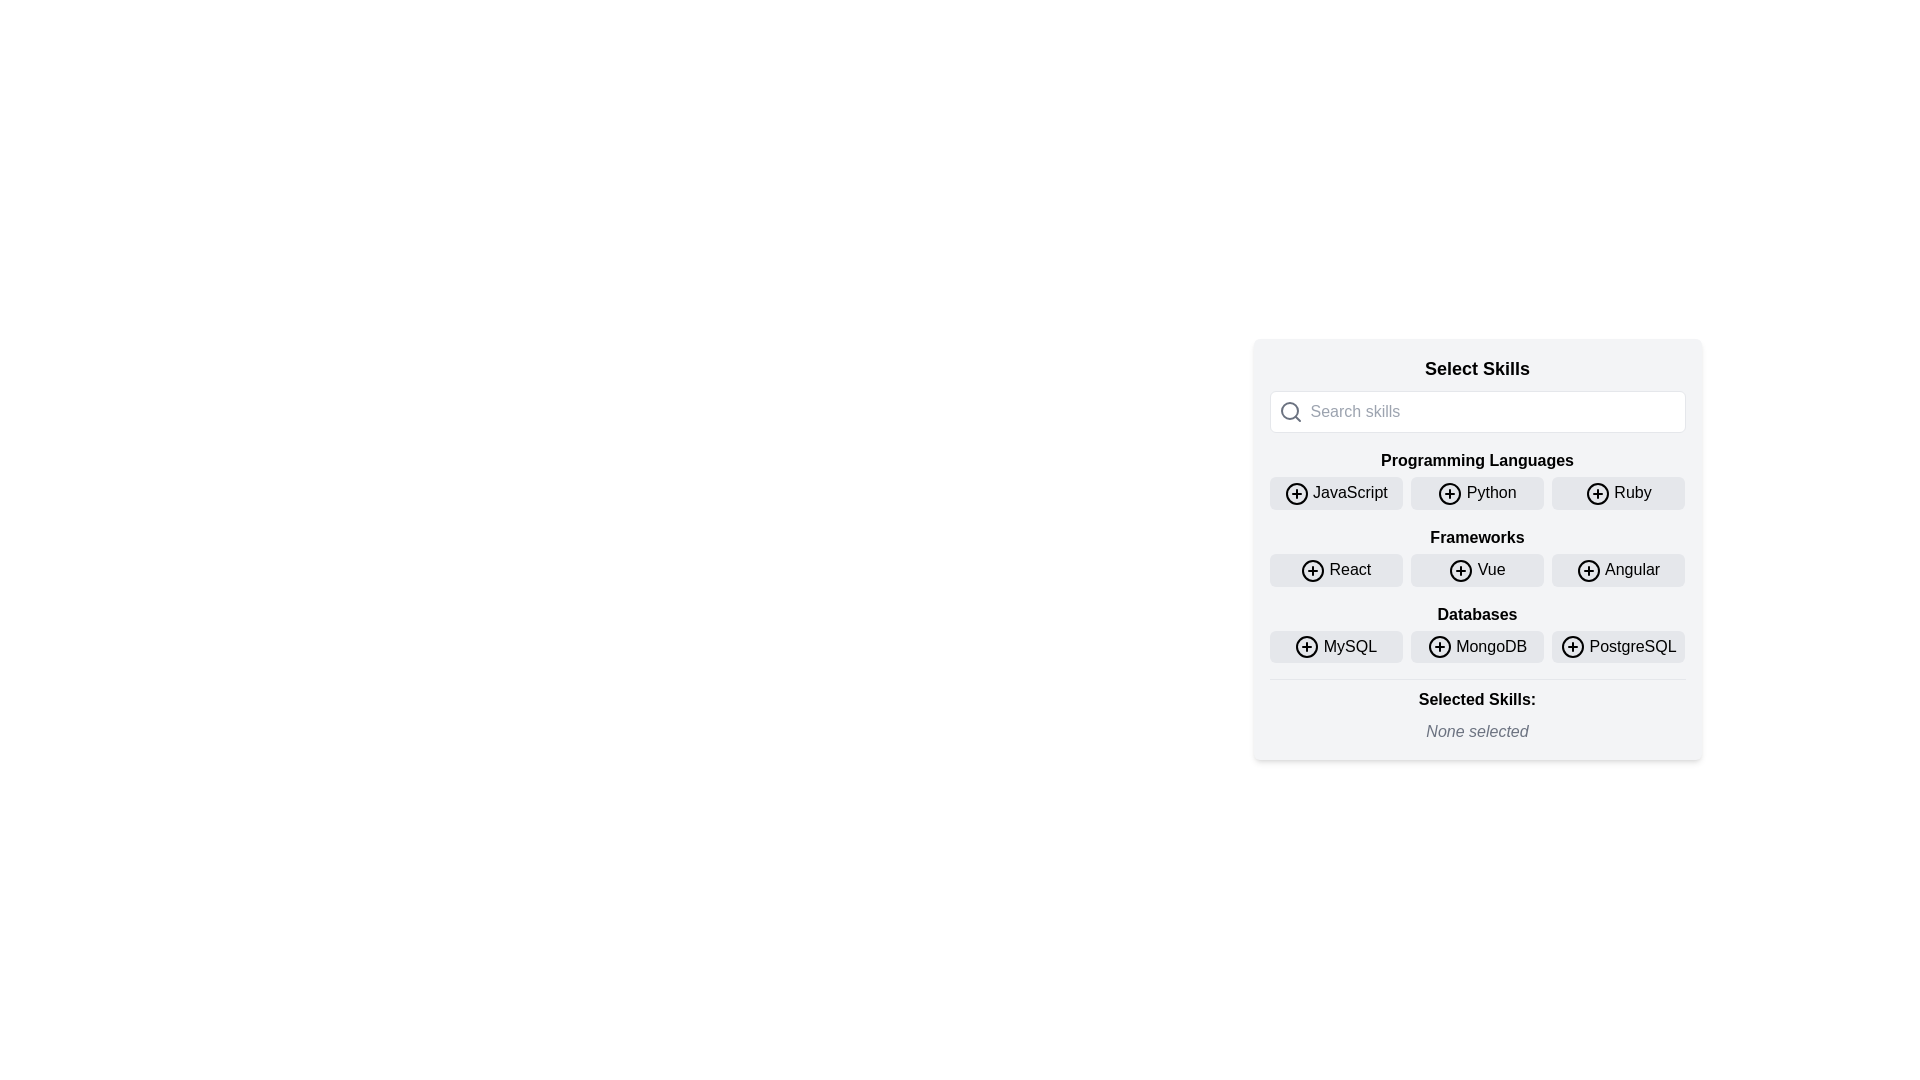 This screenshot has width=1920, height=1080. I want to click on the Interactive button for 'Vue', so click(1477, 570).